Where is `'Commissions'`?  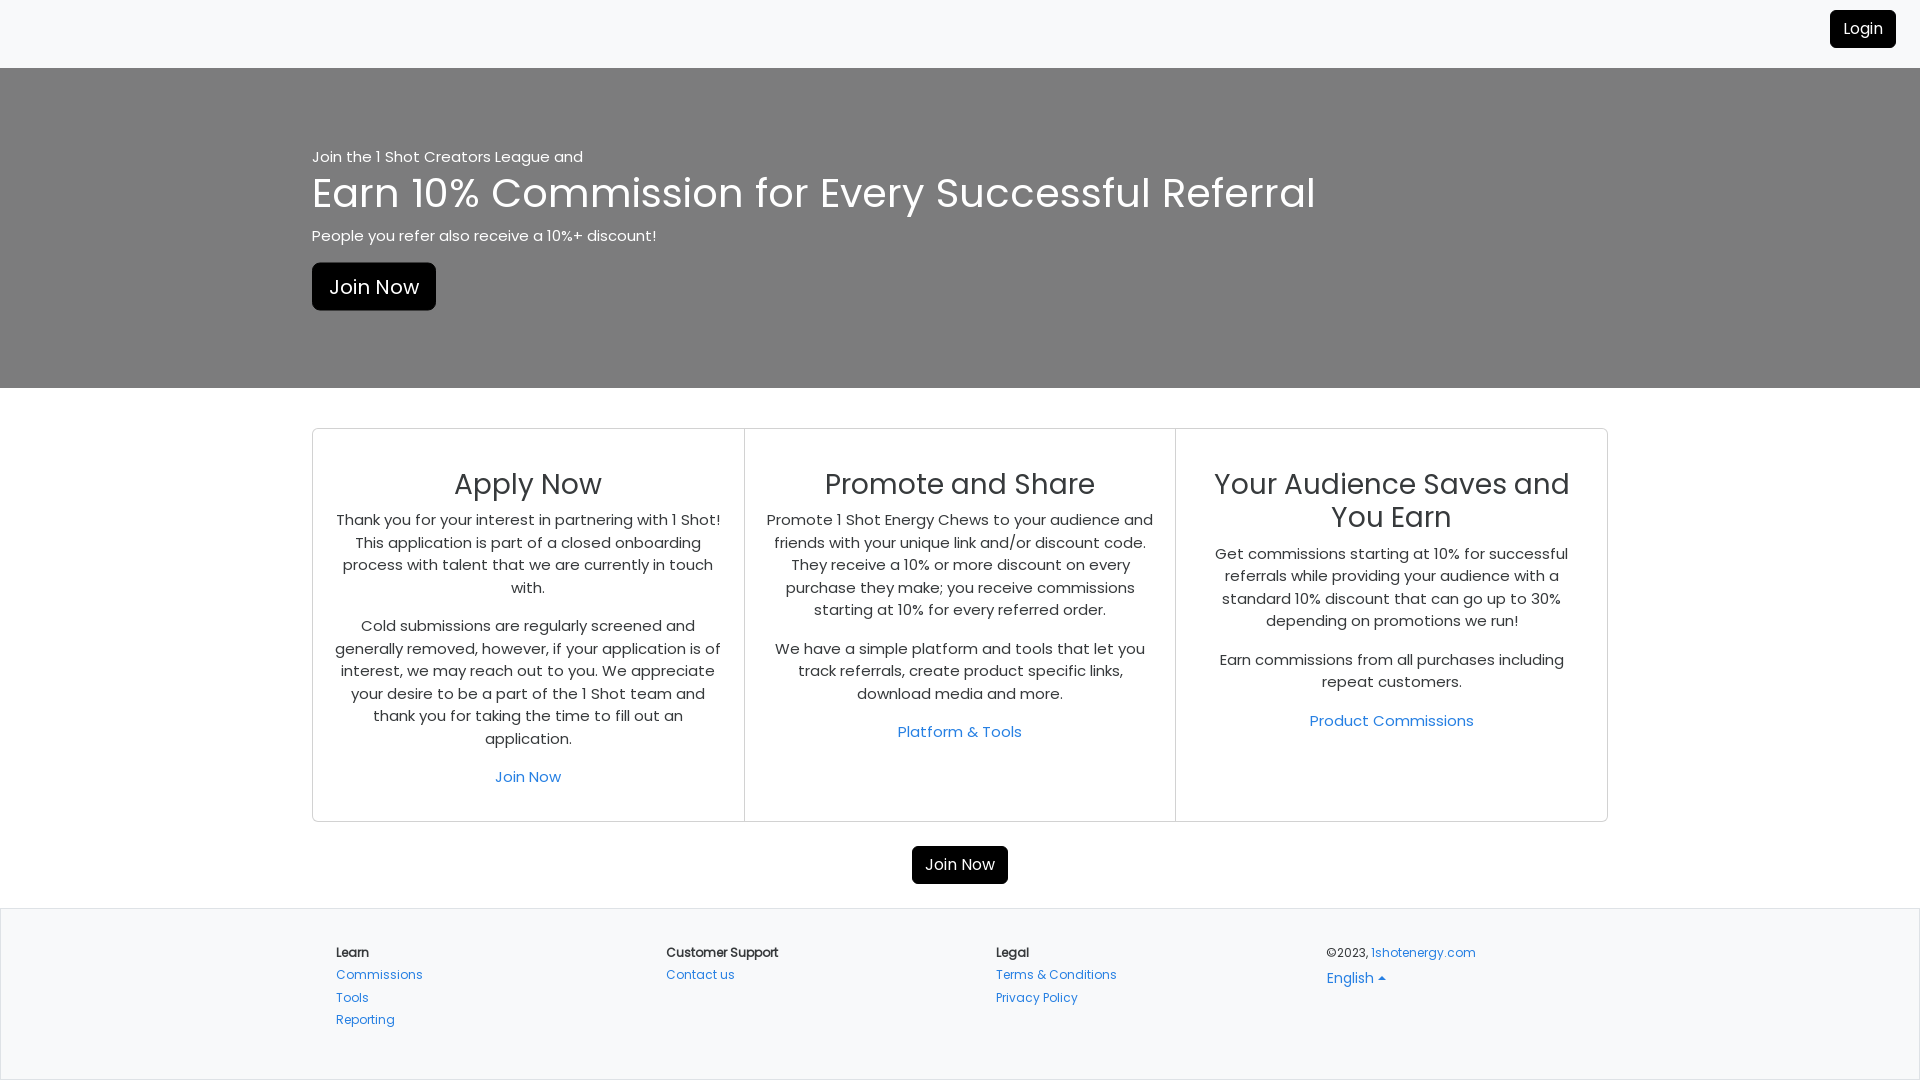 'Commissions' is located at coordinates (371, 929).